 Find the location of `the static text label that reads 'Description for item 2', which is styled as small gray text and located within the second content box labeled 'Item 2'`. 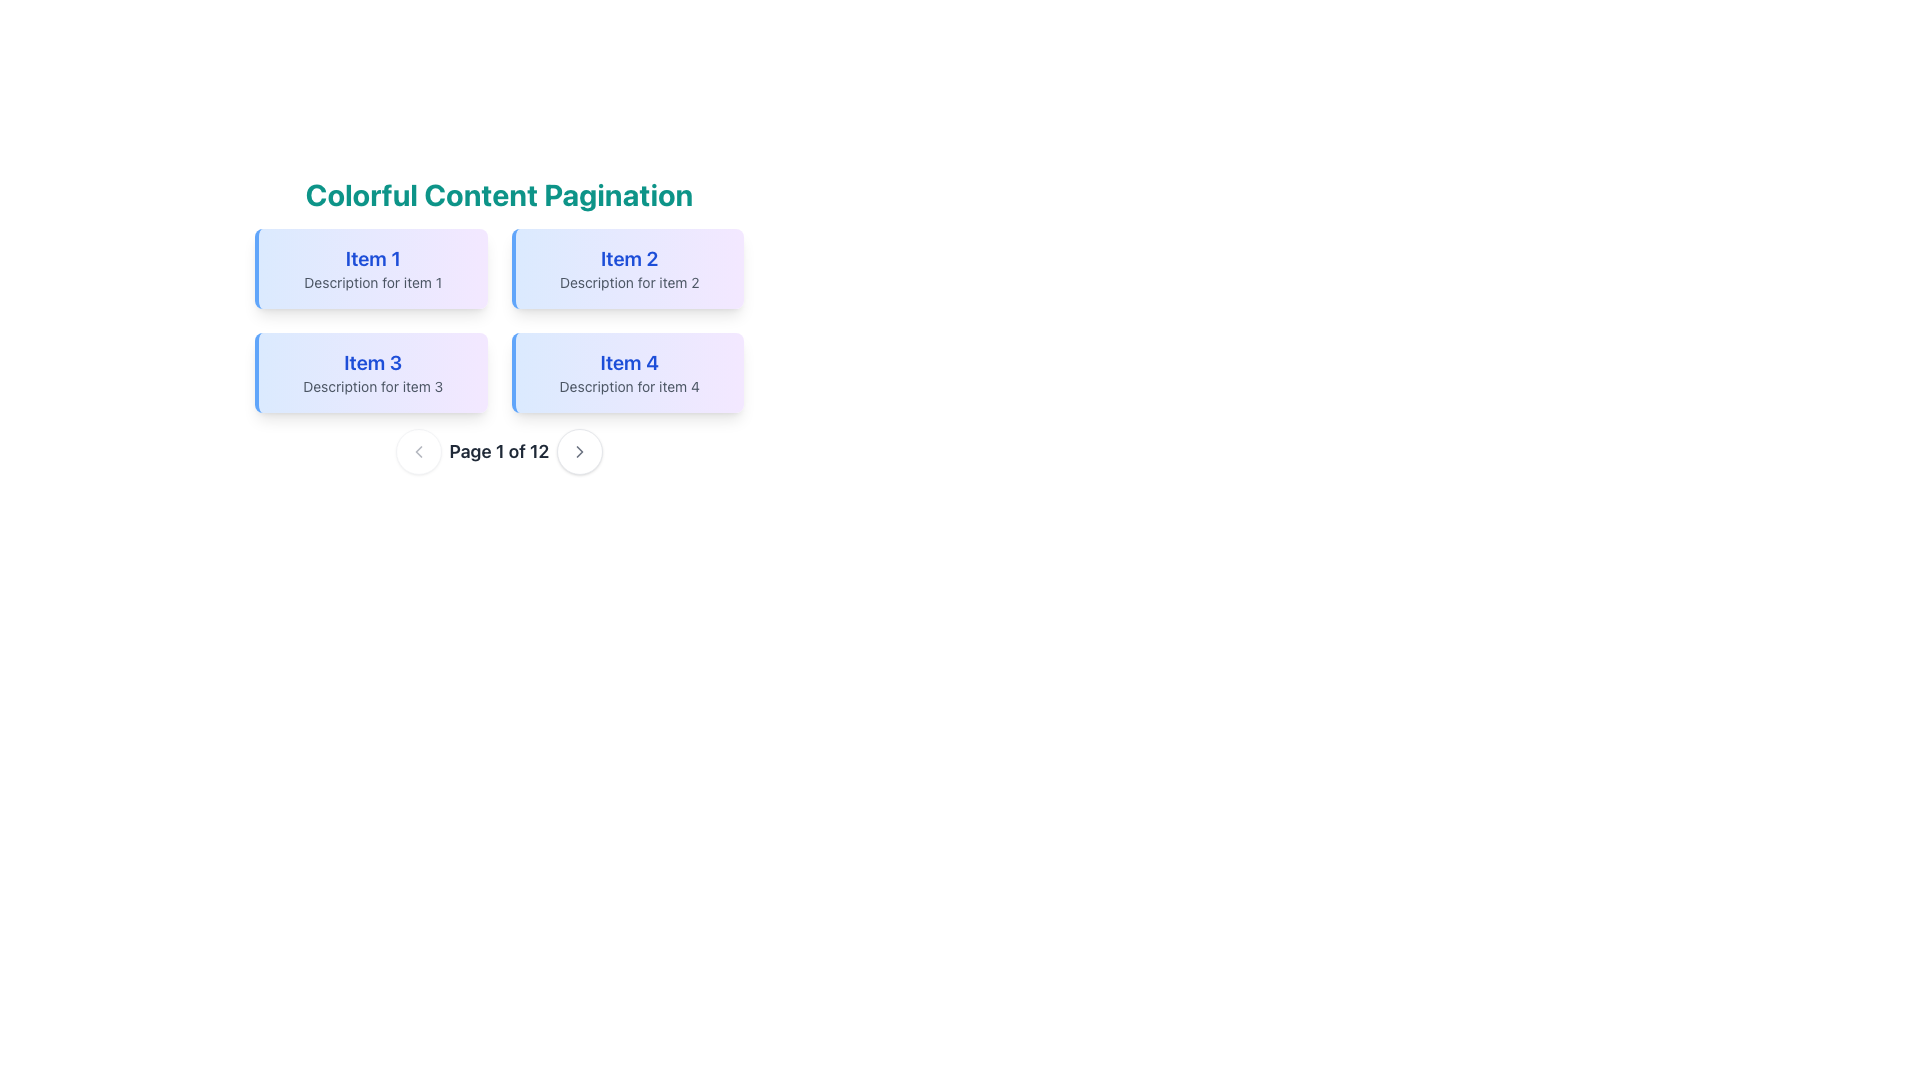

the static text label that reads 'Description for item 2', which is styled as small gray text and located within the second content box labeled 'Item 2' is located at coordinates (628, 282).